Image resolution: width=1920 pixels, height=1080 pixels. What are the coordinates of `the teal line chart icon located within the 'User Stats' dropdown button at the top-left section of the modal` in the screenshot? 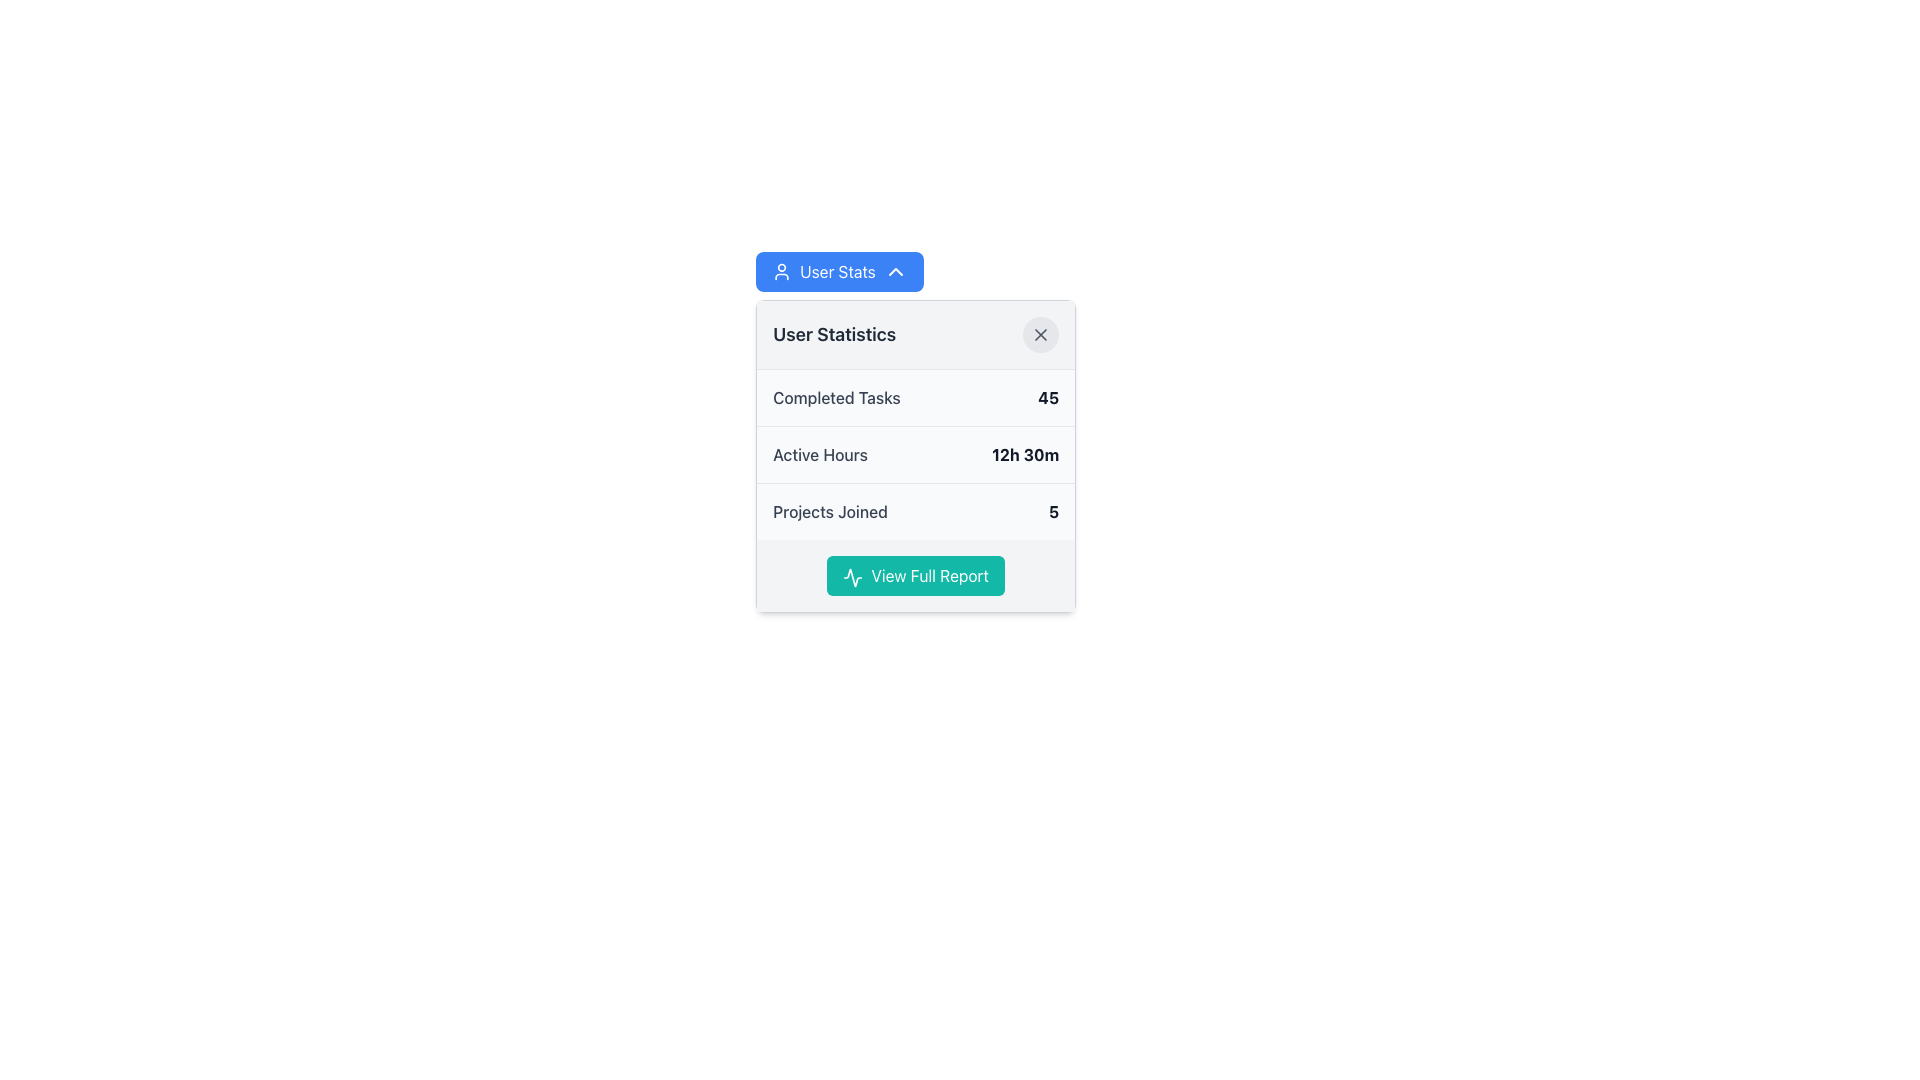 It's located at (853, 577).